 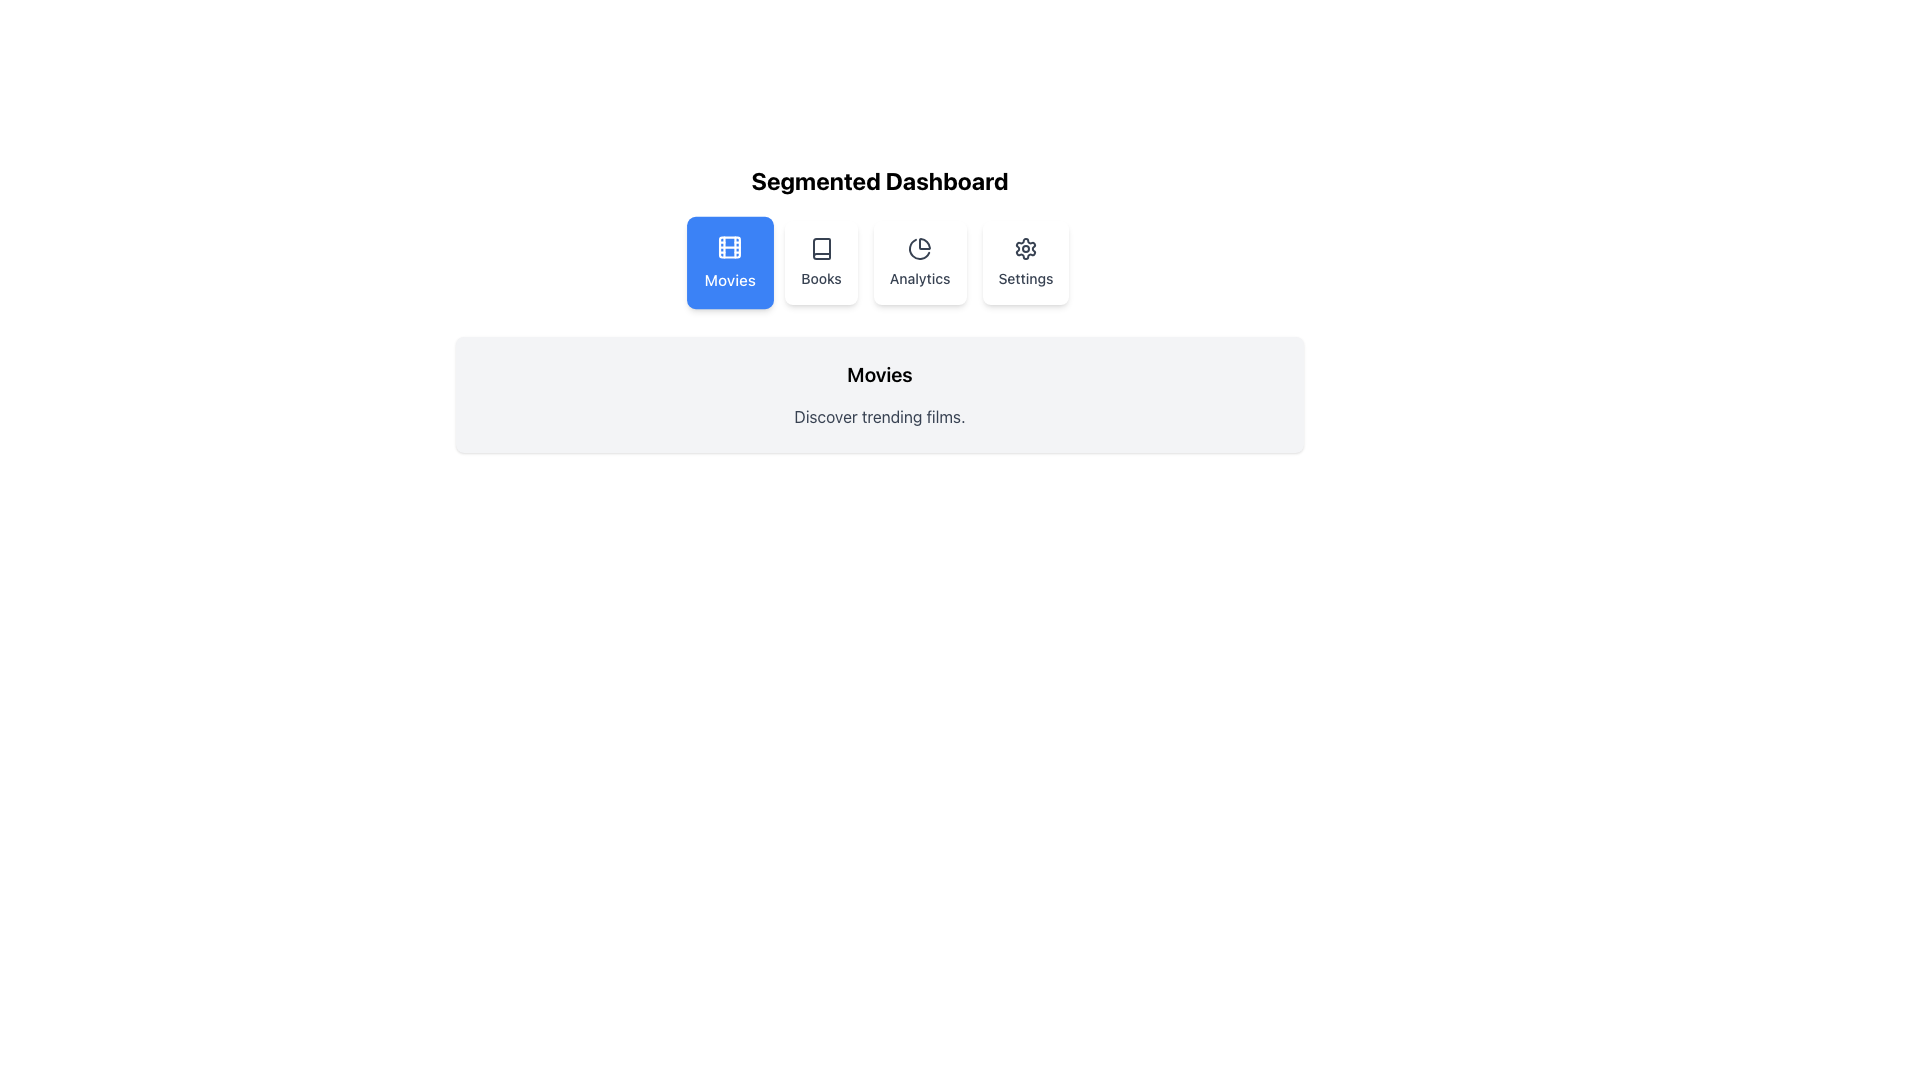 I want to click on the textual header 'Segmented Dashboard', which is styled with bold typography and large font size, positioned at the top of the content area above the navigation menu, so click(x=879, y=181).